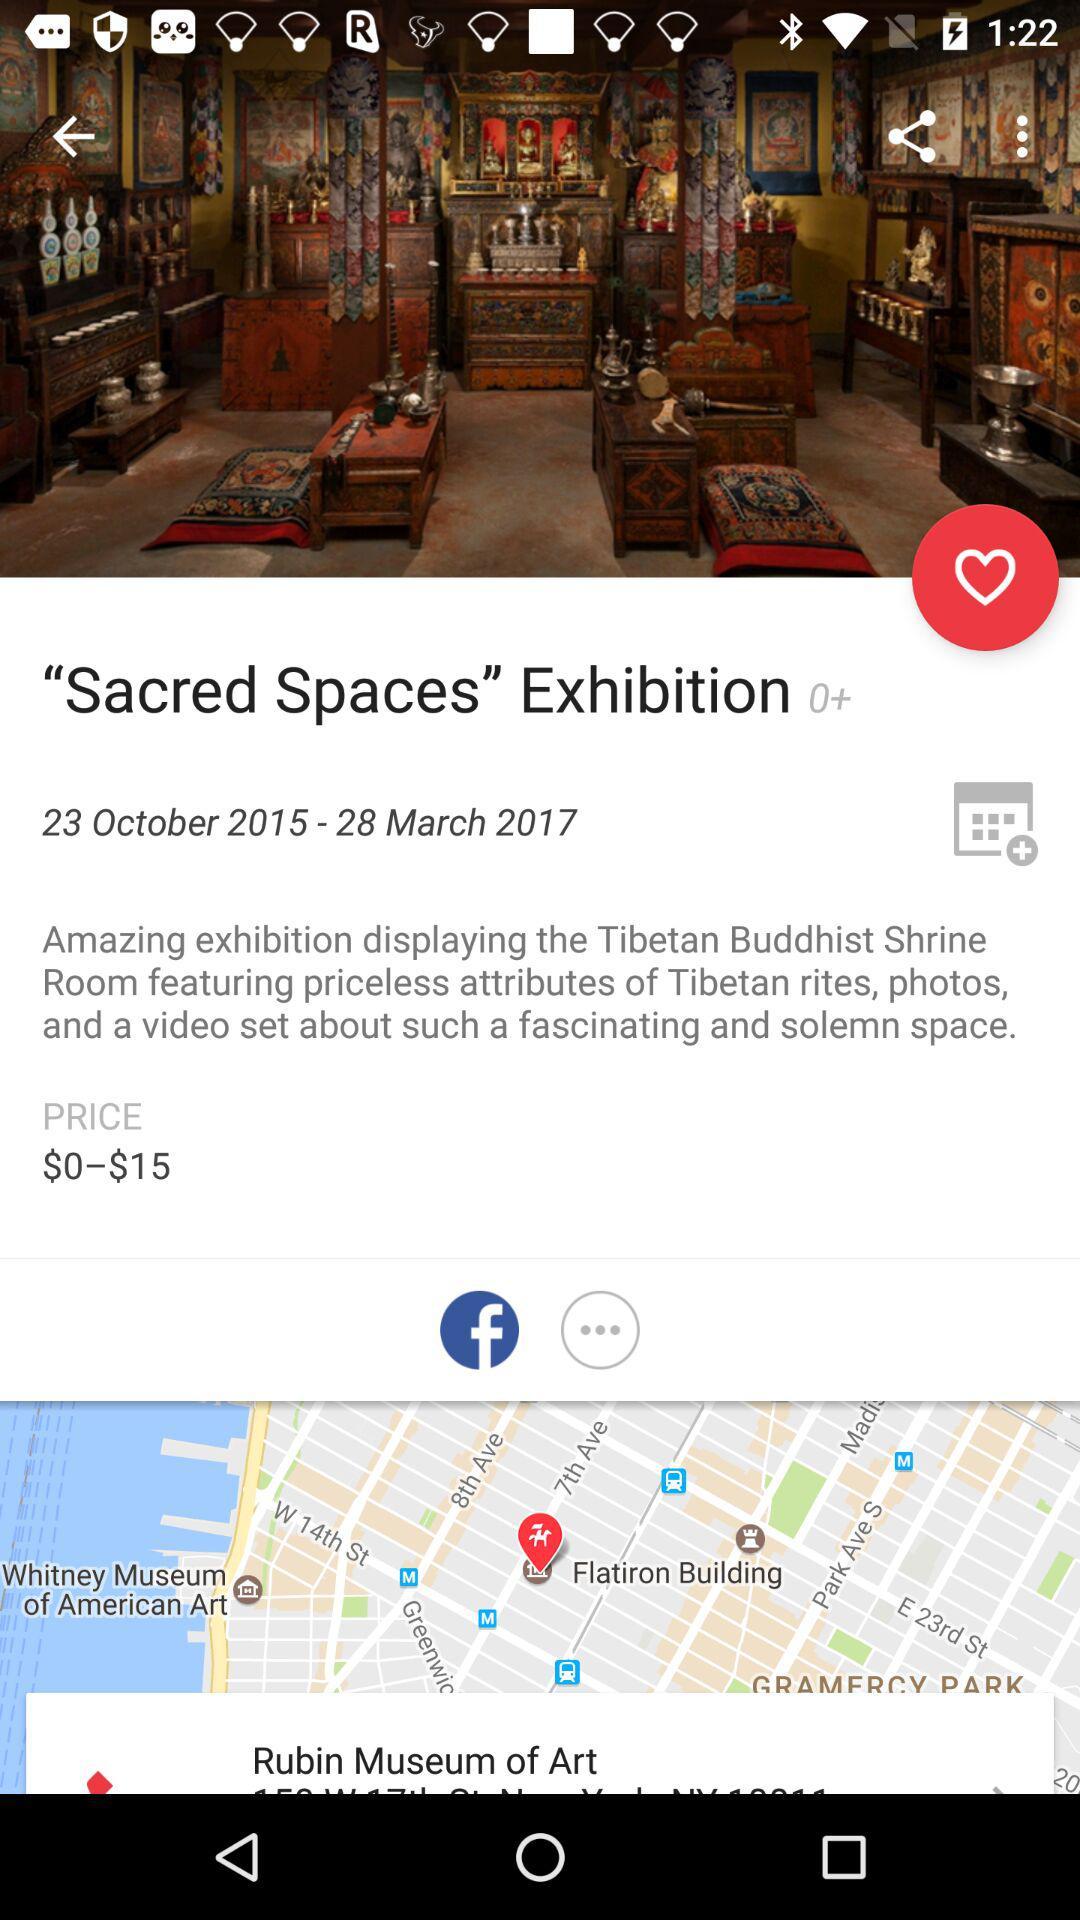 The image size is (1080, 1920). What do you see at coordinates (599, 1330) in the screenshot?
I see `the more icon` at bounding box center [599, 1330].